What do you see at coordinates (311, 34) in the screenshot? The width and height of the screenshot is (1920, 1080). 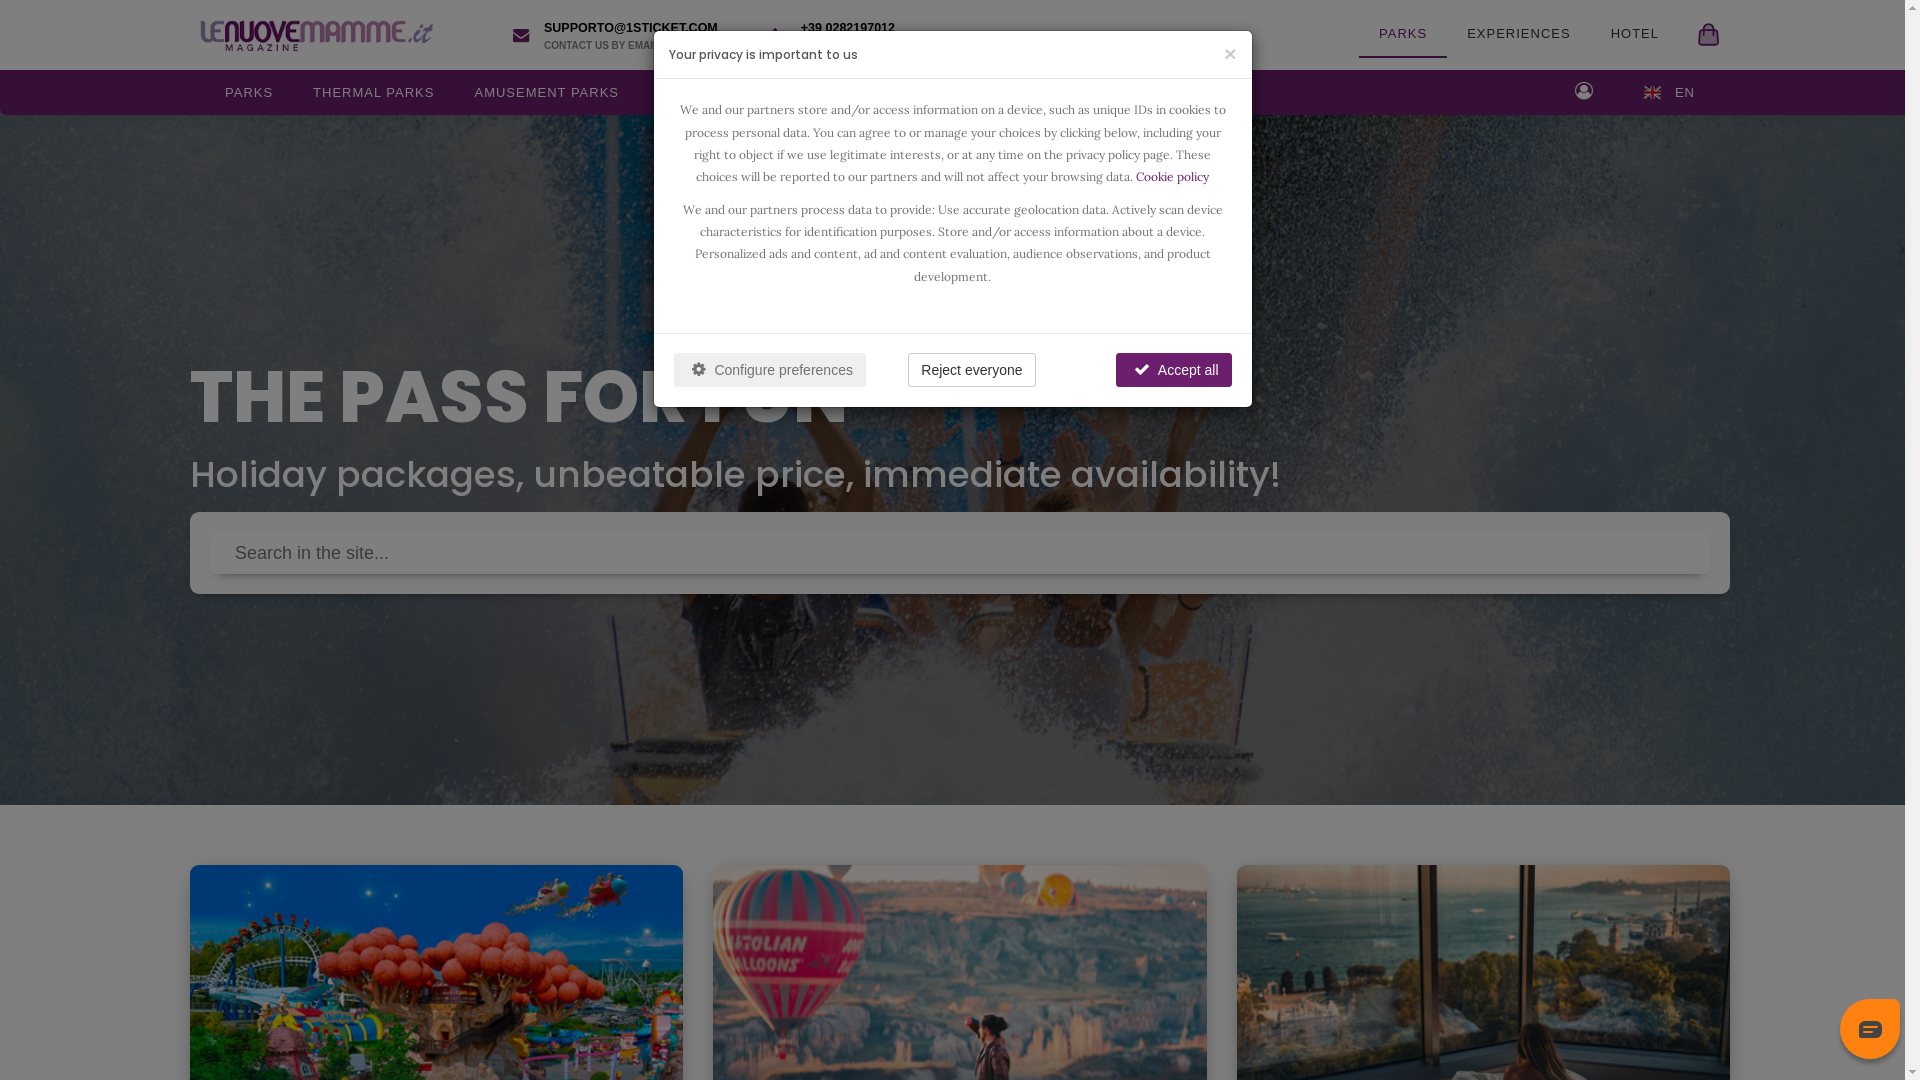 I see `'Le Nuove Mamme'` at bounding box center [311, 34].